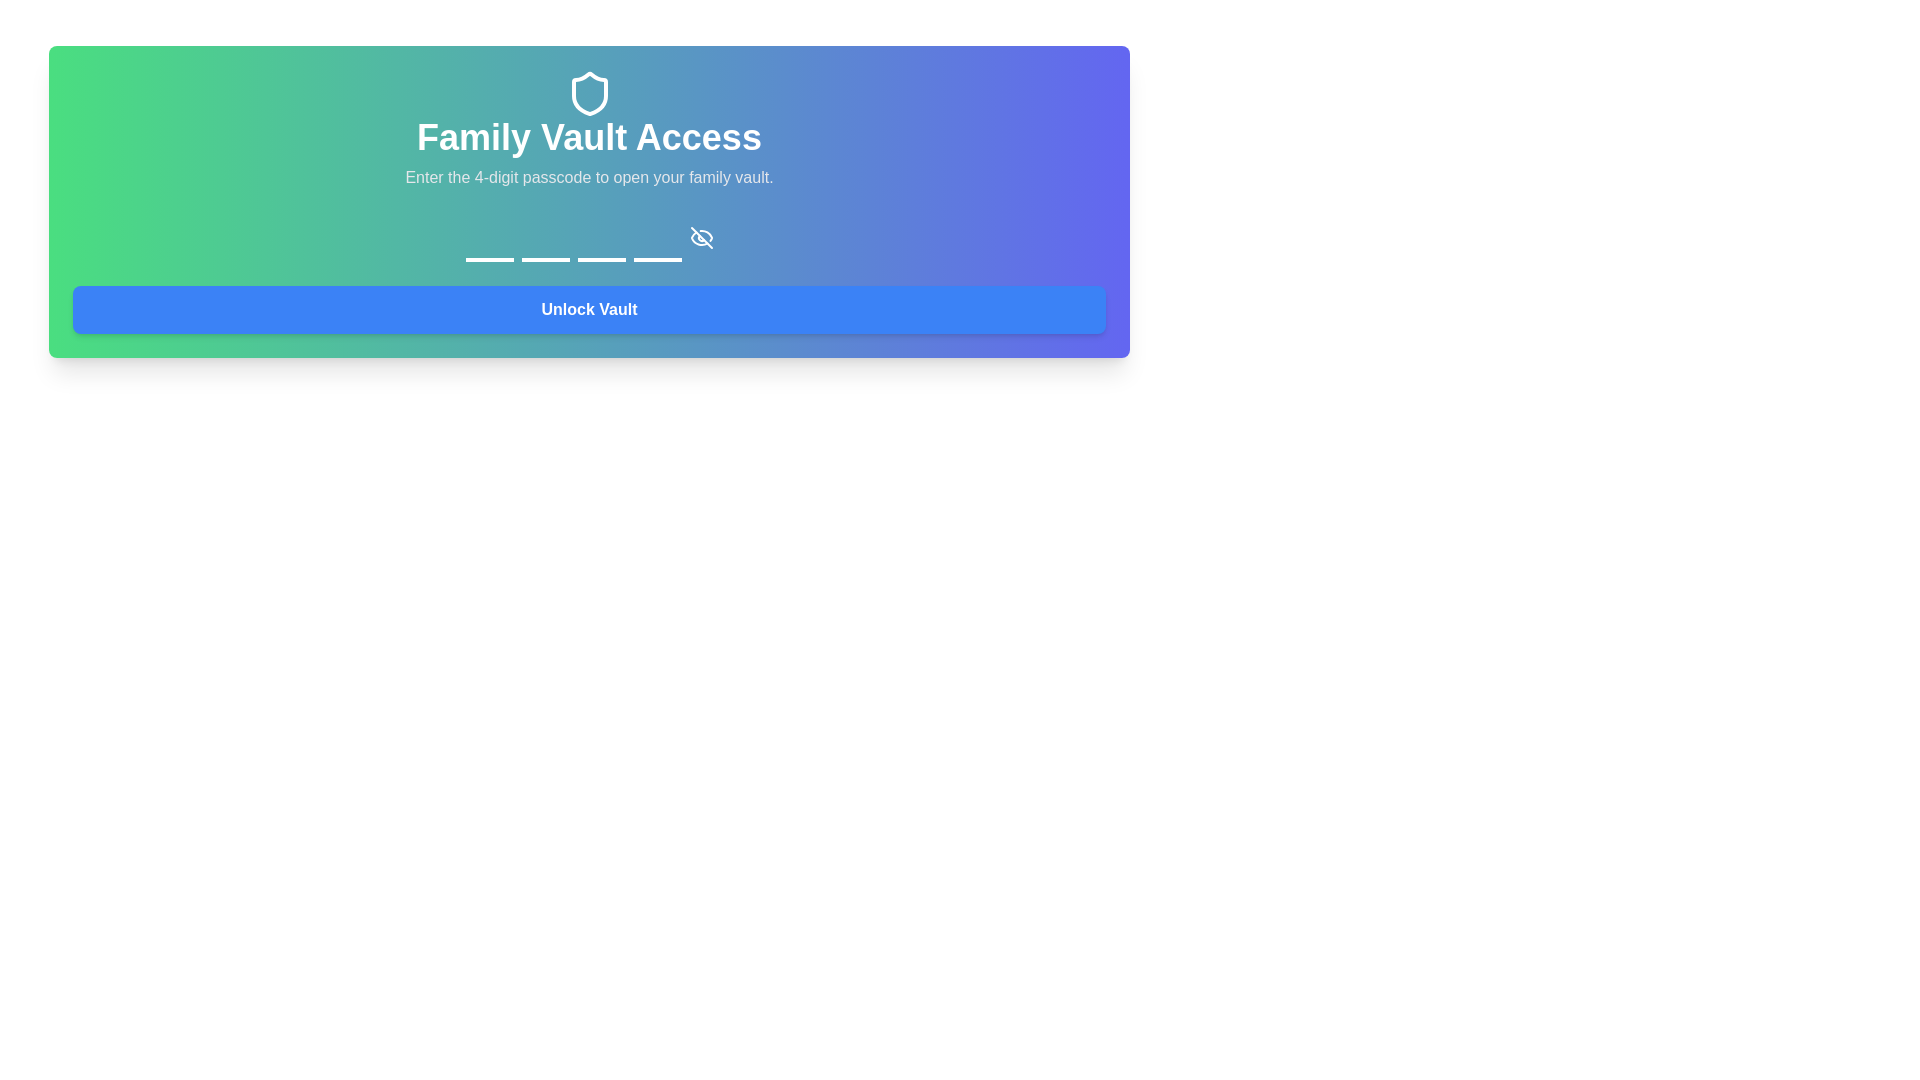  Describe the element at coordinates (588, 93) in the screenshot. I see `the shield-shaped icon, which is white with a line-drawn style, located centrally above the 'Family Vault Access' text` at that location.